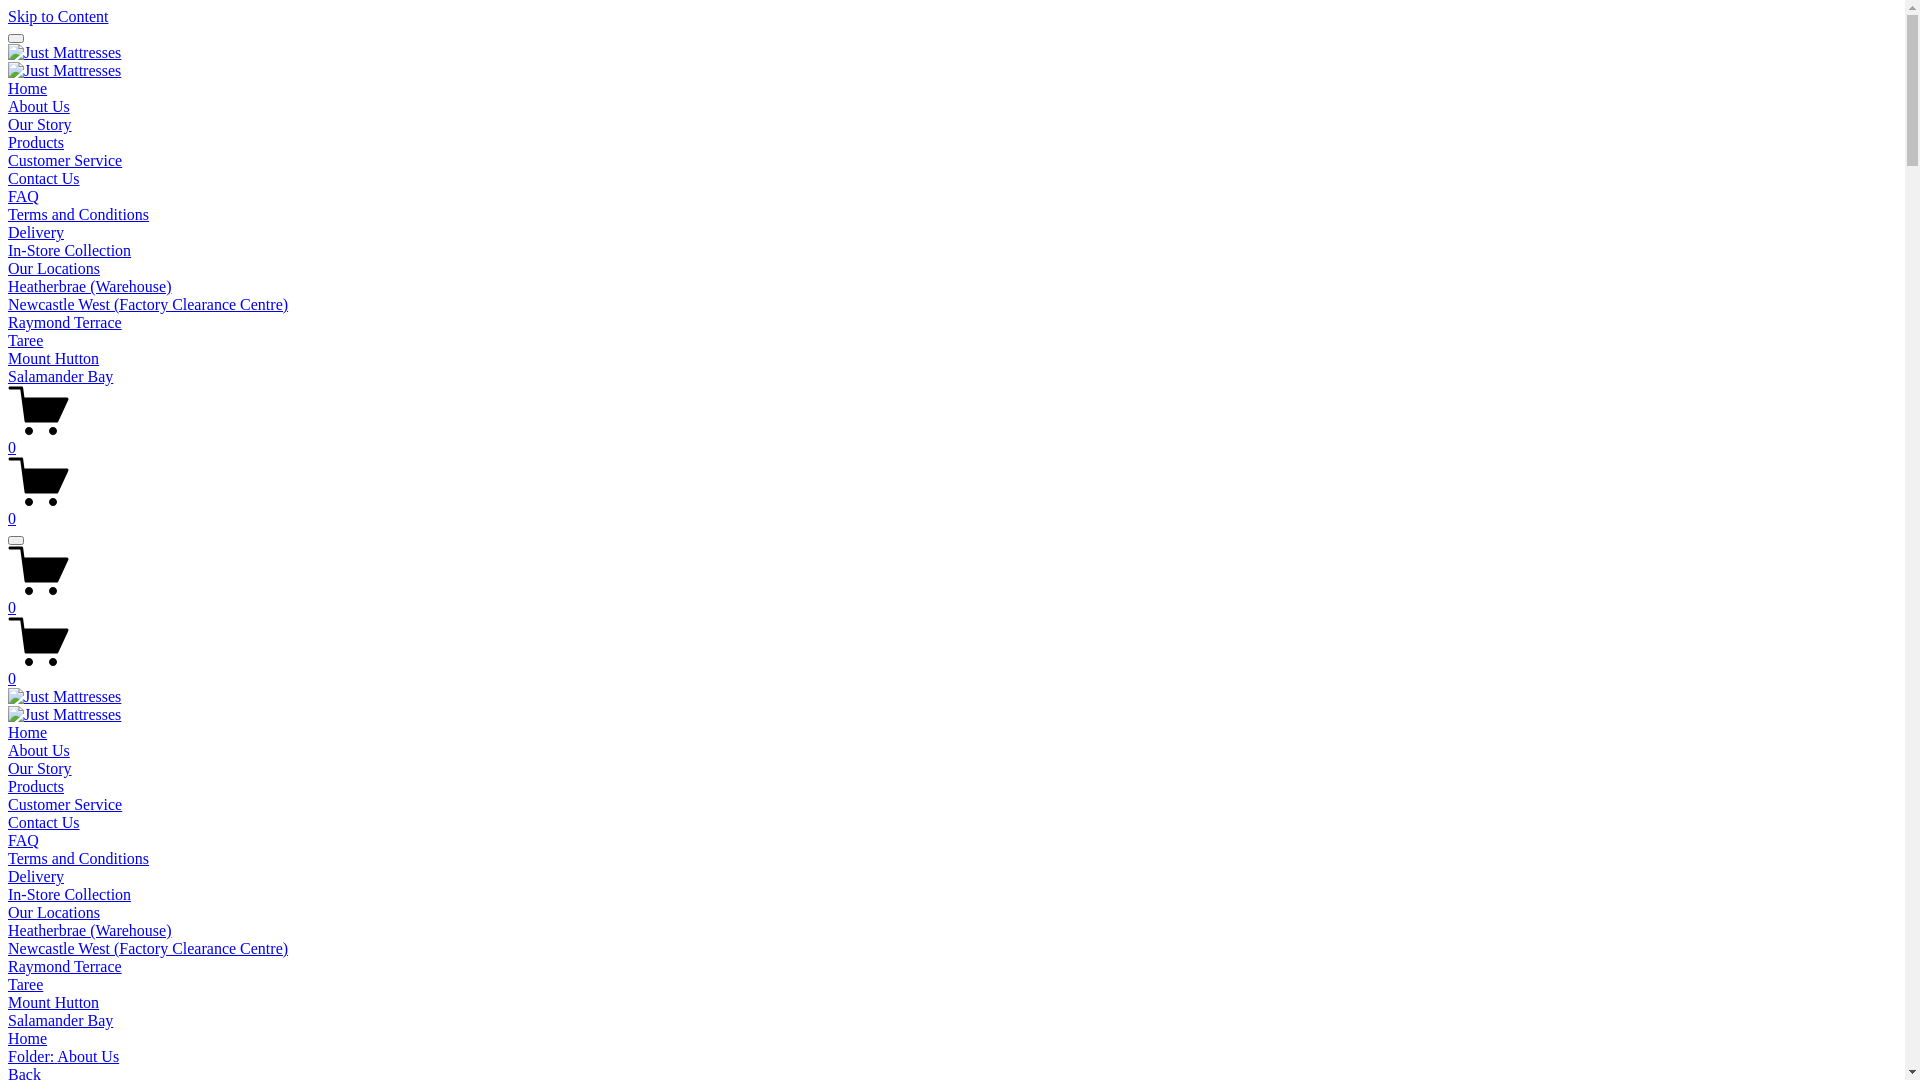 This screenshot has height=1080, width=1920. Describe the element at coordinates (69, 893) in the screenshot. I see `'In-Store Collection'` at that location.